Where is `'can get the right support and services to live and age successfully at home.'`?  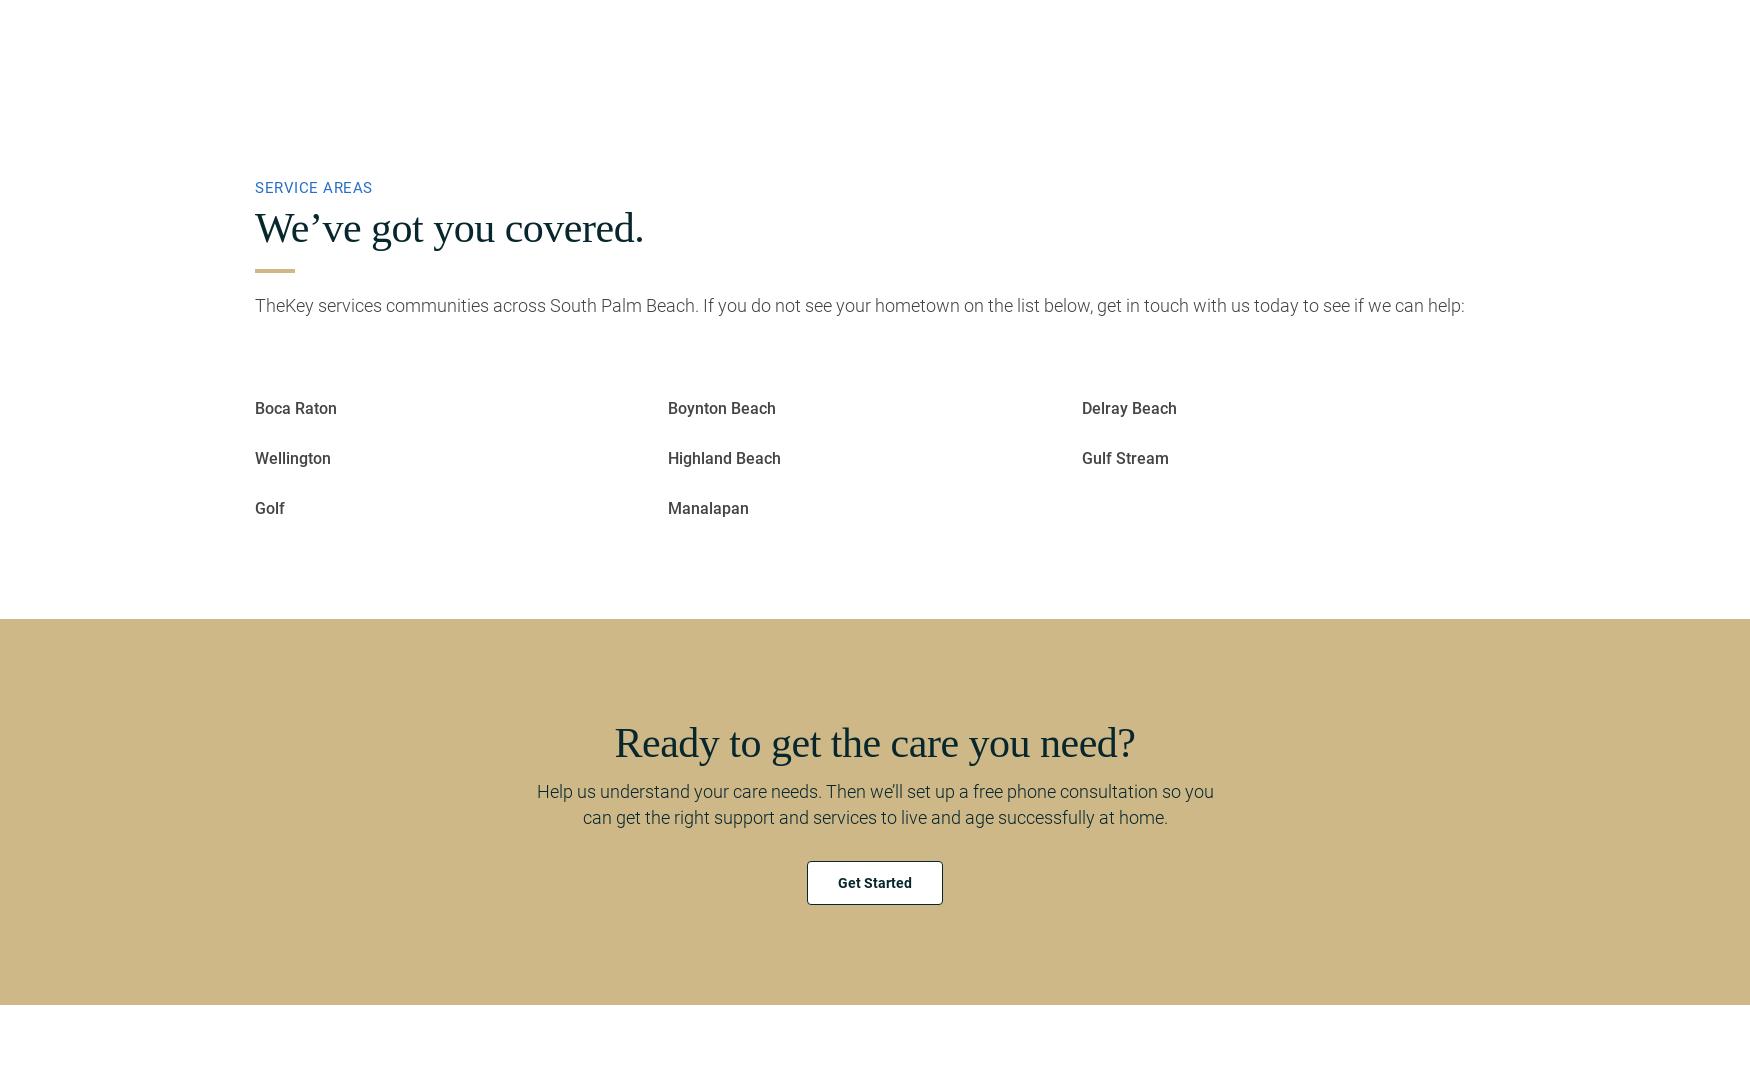 'can get the right support and services to live and age successfully at home.' is located at coordinates (874, 816).